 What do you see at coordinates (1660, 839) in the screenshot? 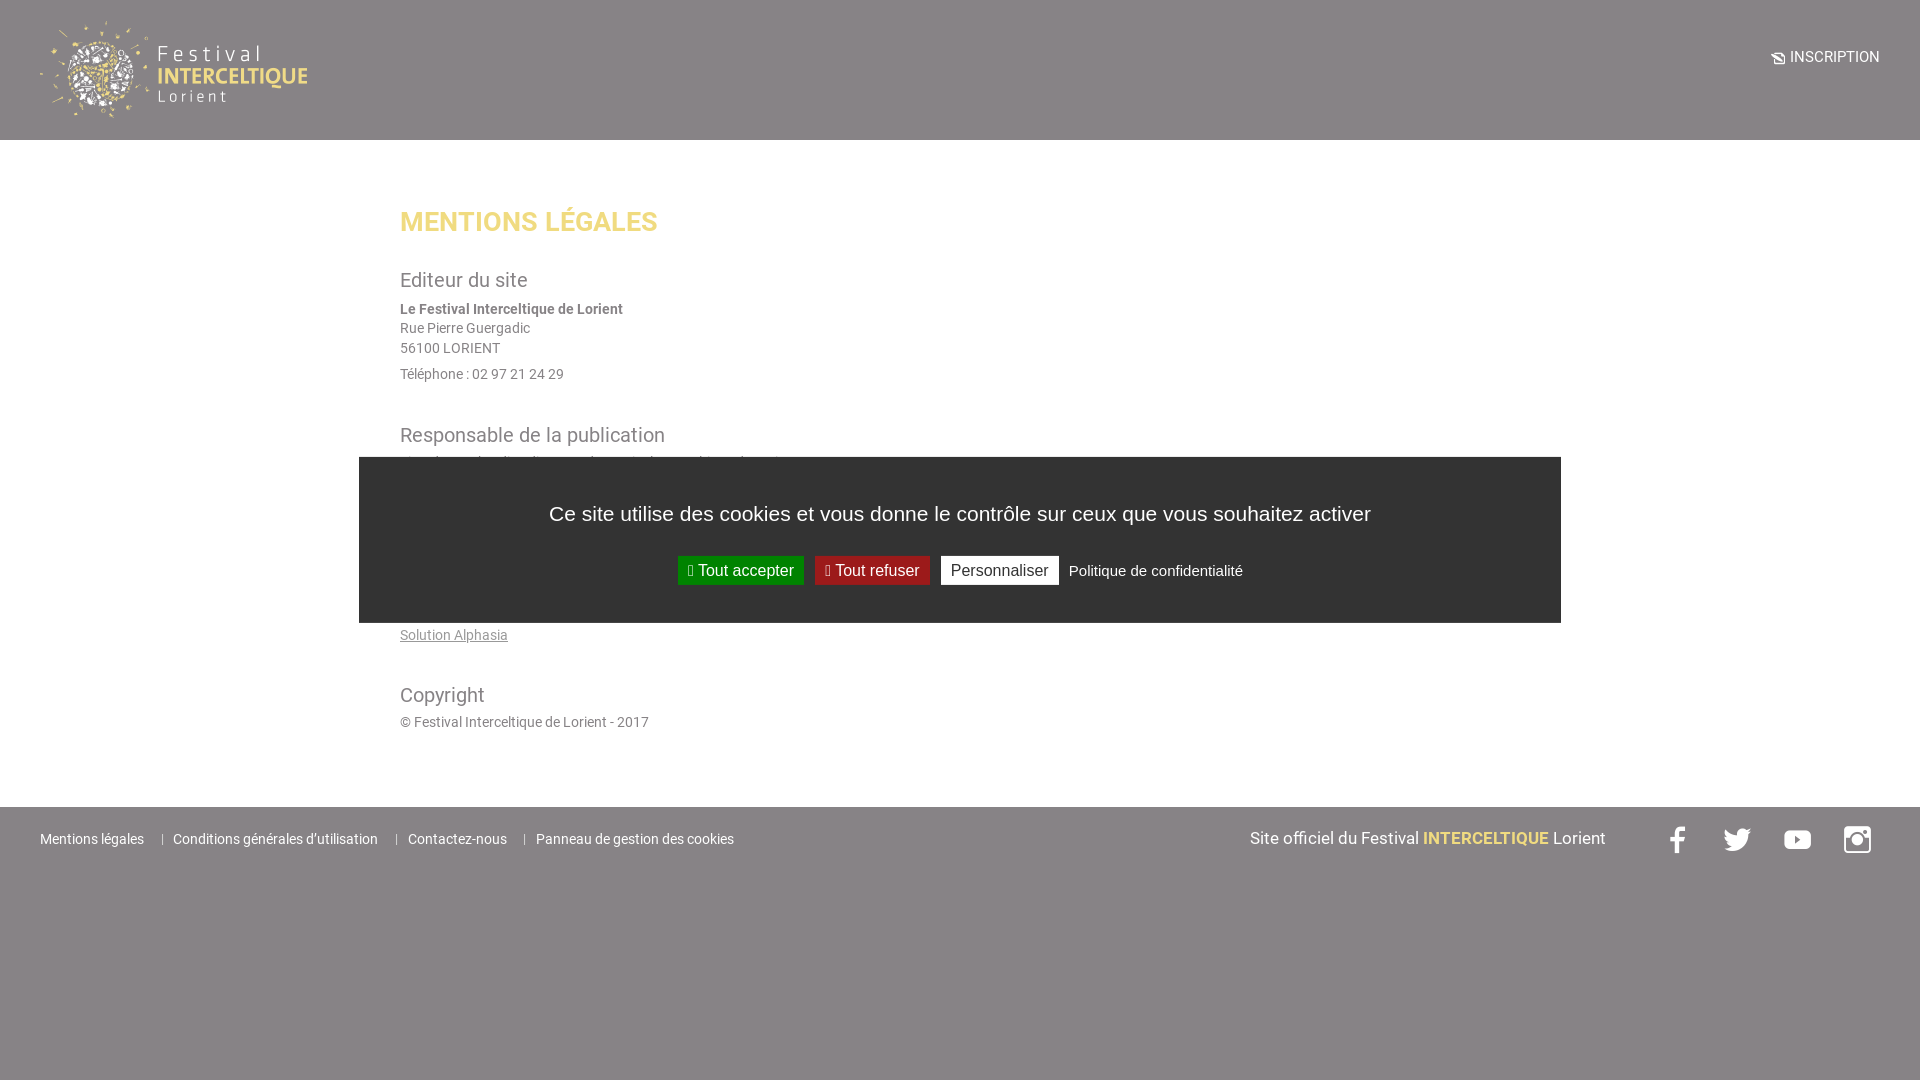
I see `'Facebook'` at bounding box center [1660, 839].